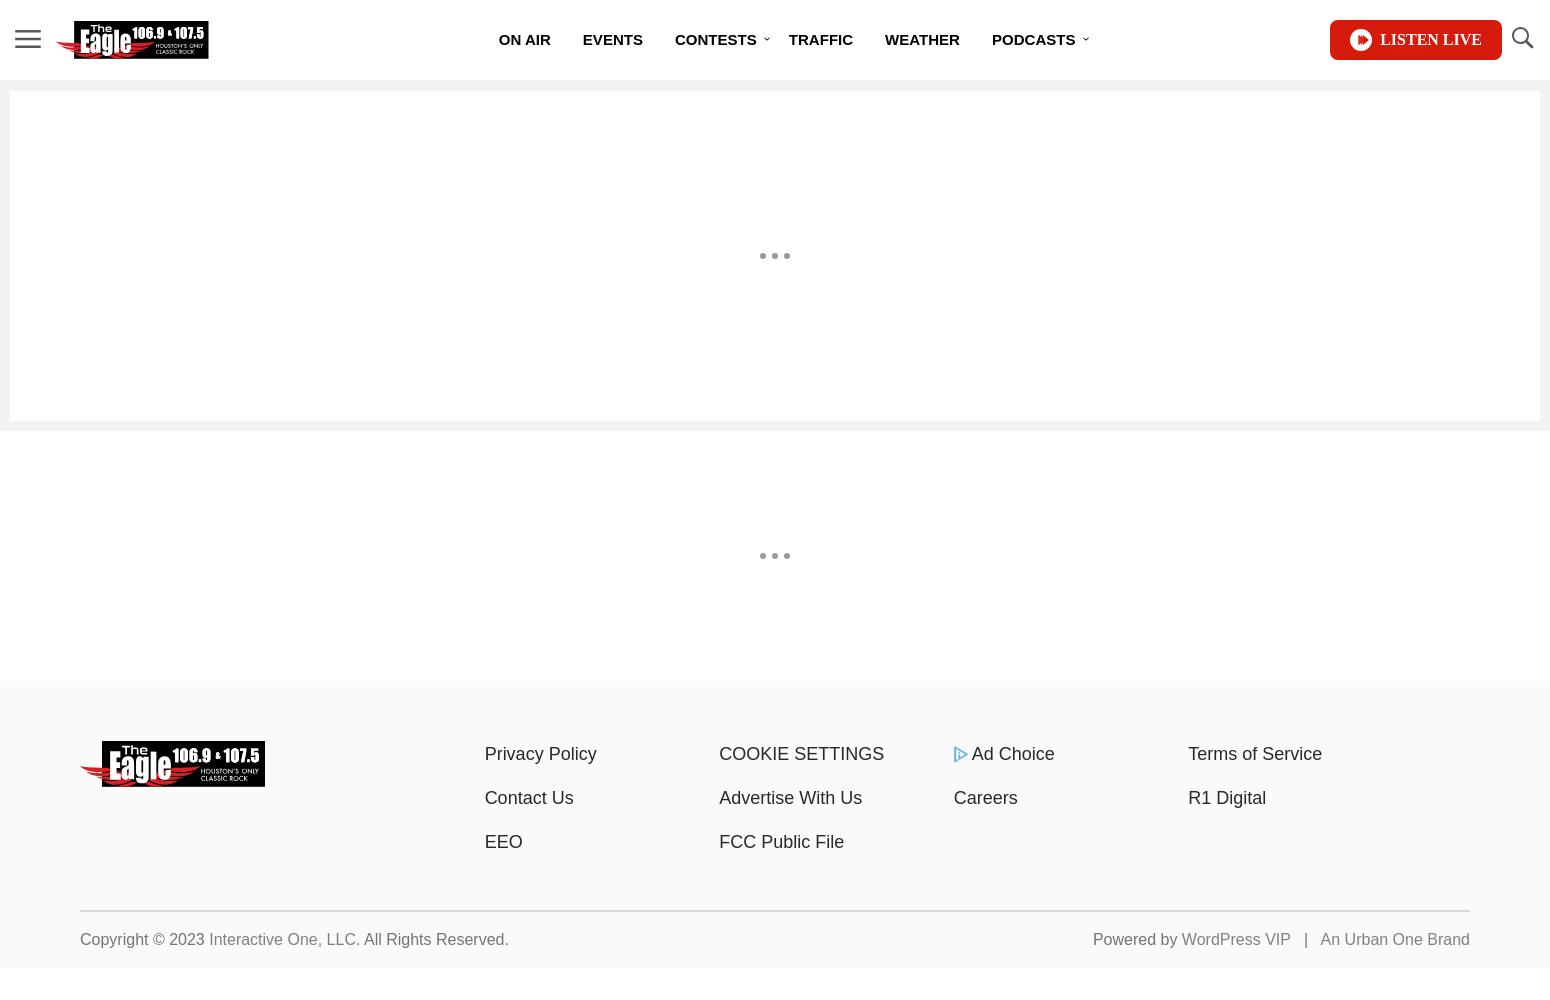 The height and width of the screenshot is (1000, 1550). What do you see at coordinates (281, 938) in the screenshot?
I see `'Interactive One, LLC'` at bounding box center [281, 938].